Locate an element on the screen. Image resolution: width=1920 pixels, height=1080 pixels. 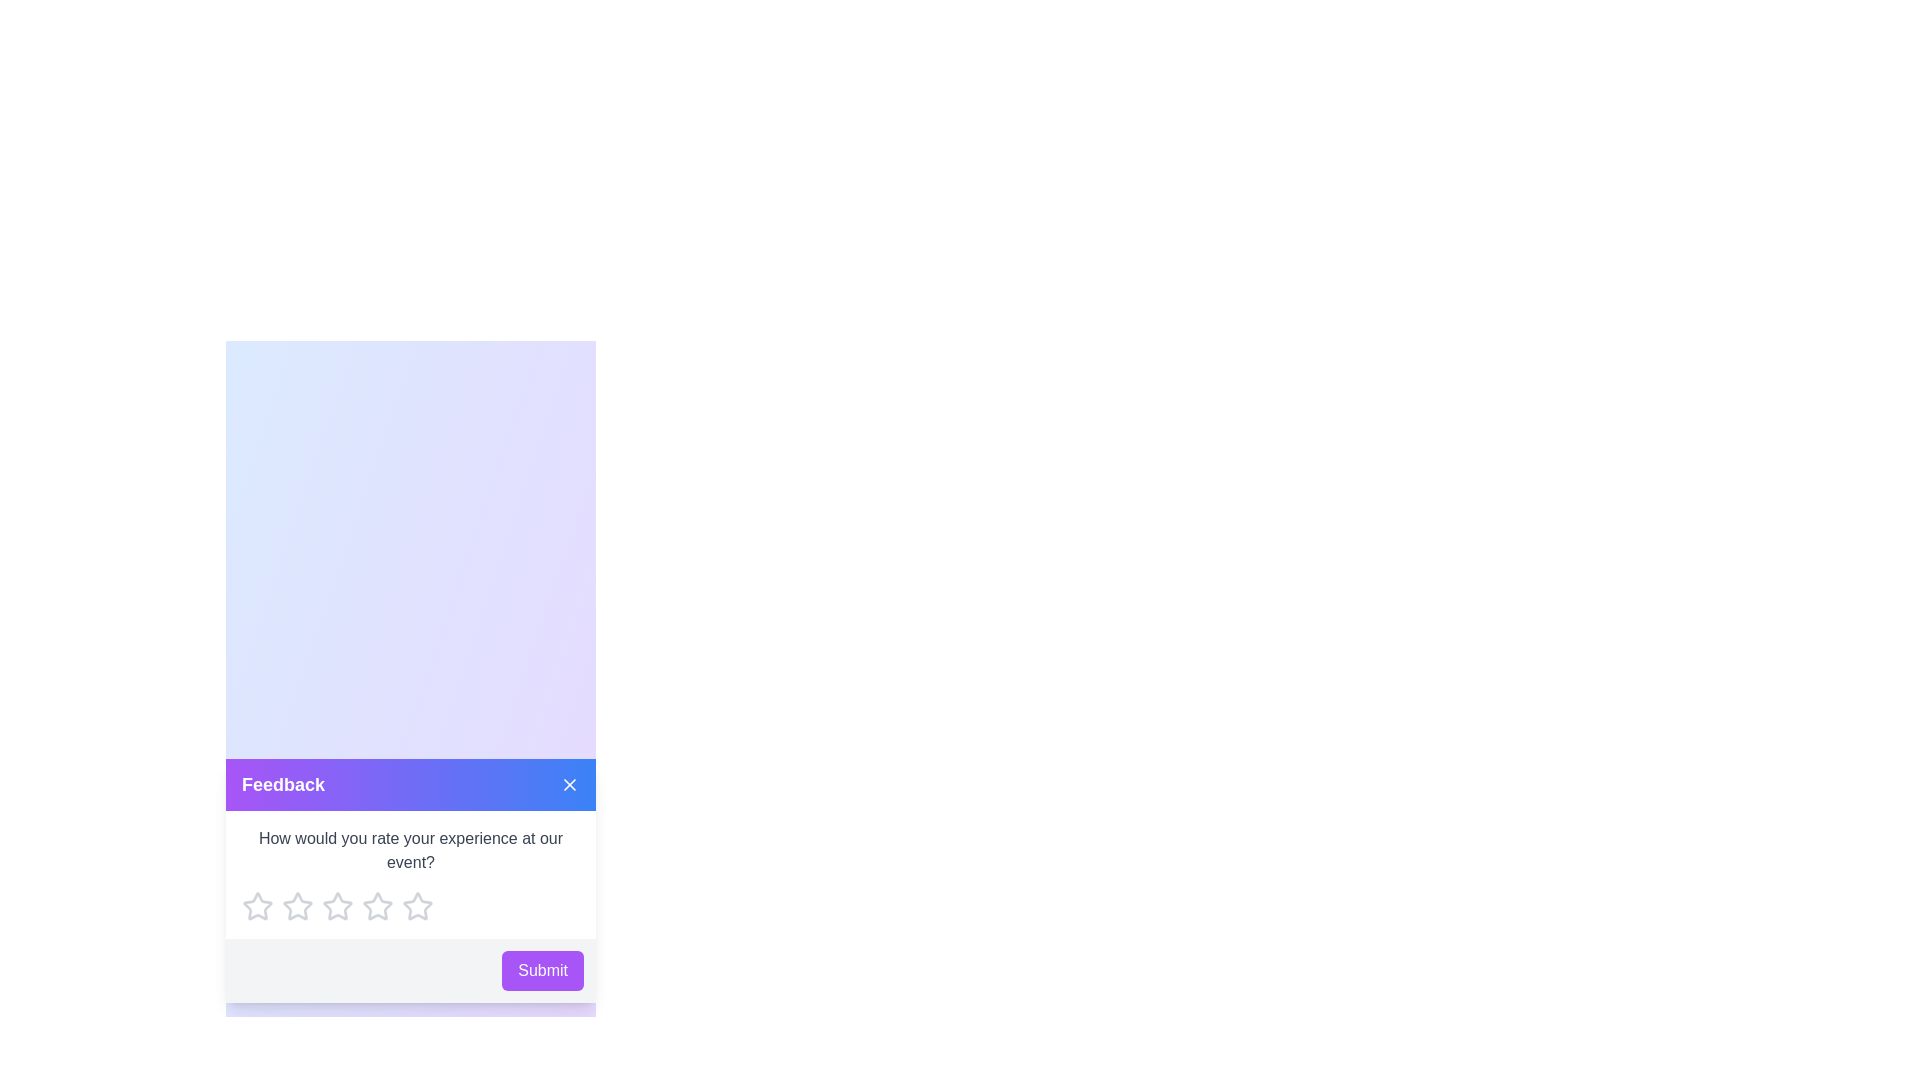
the fourth star icon in the feedback form is located at coordinates (416, 906).